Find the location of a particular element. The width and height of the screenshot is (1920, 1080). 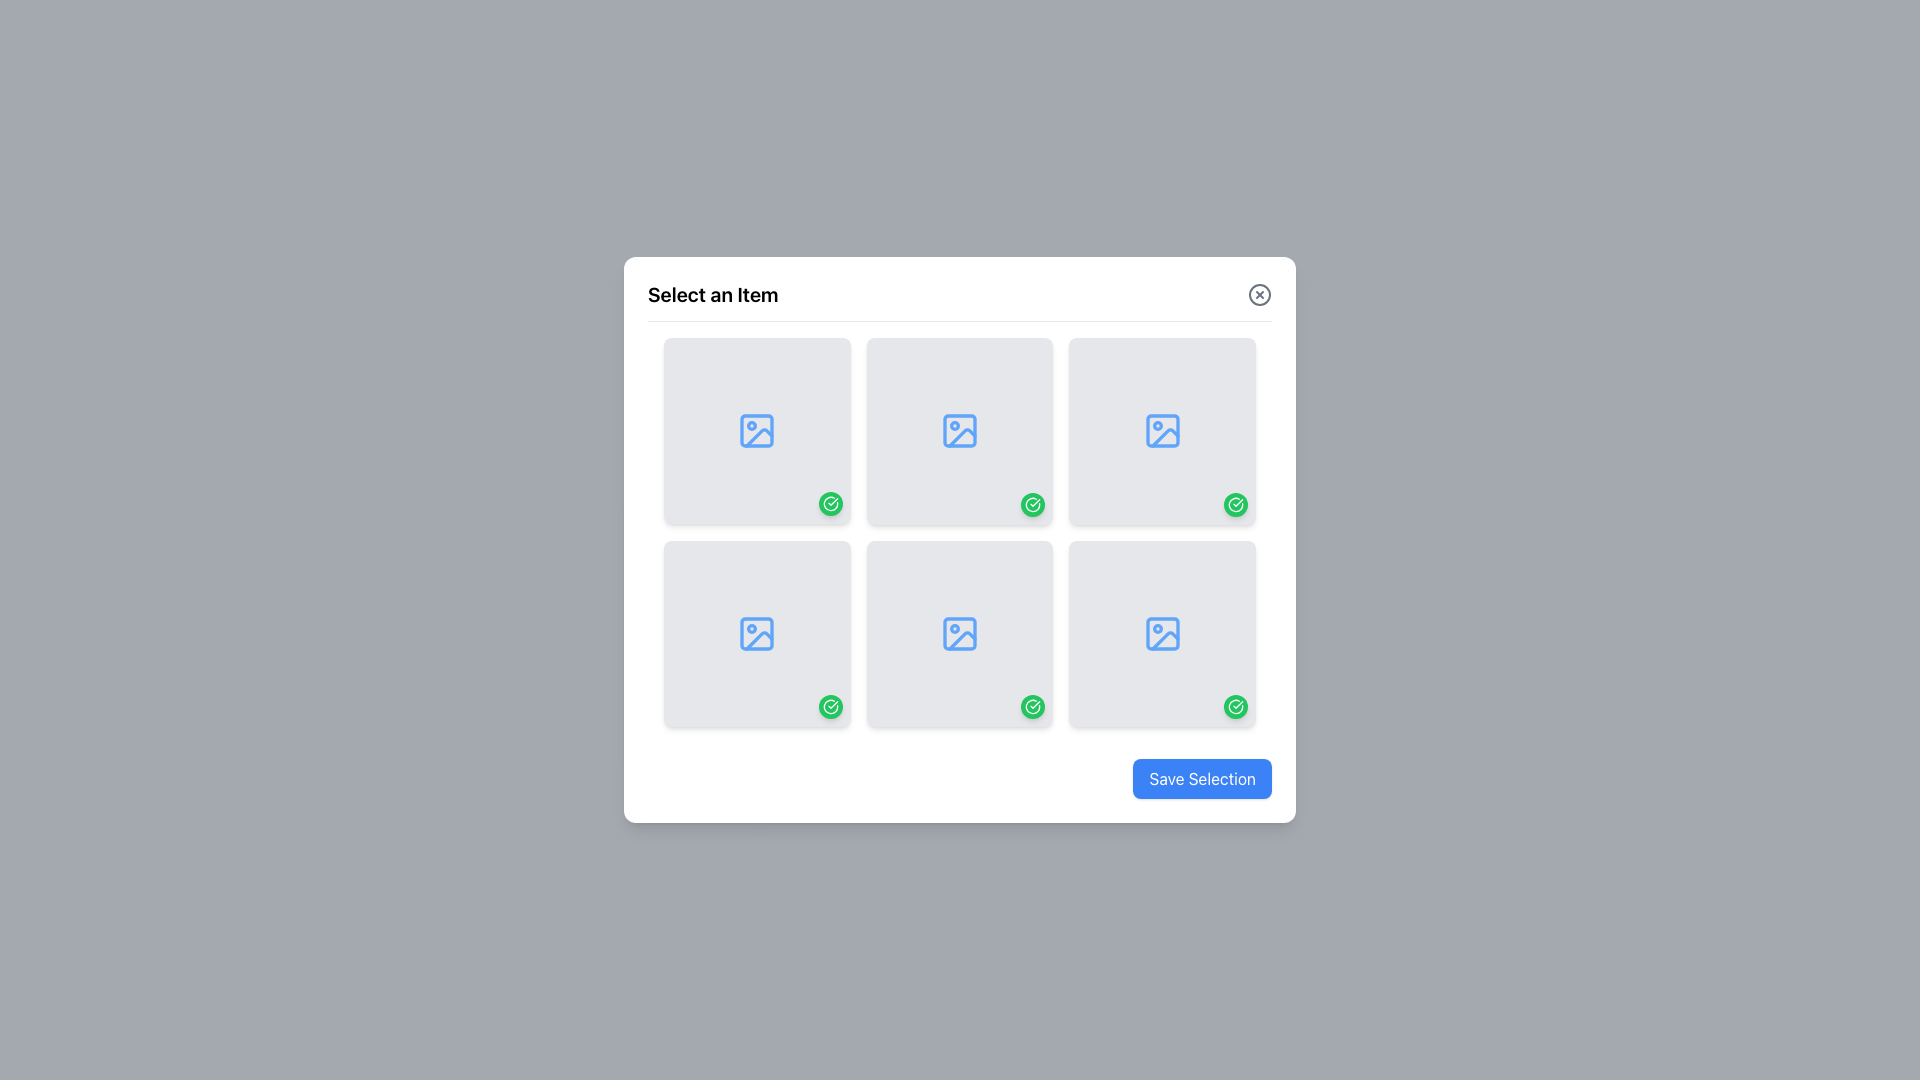

the central picture frame icon with a blue outline located is located at coordinates (960, 633).